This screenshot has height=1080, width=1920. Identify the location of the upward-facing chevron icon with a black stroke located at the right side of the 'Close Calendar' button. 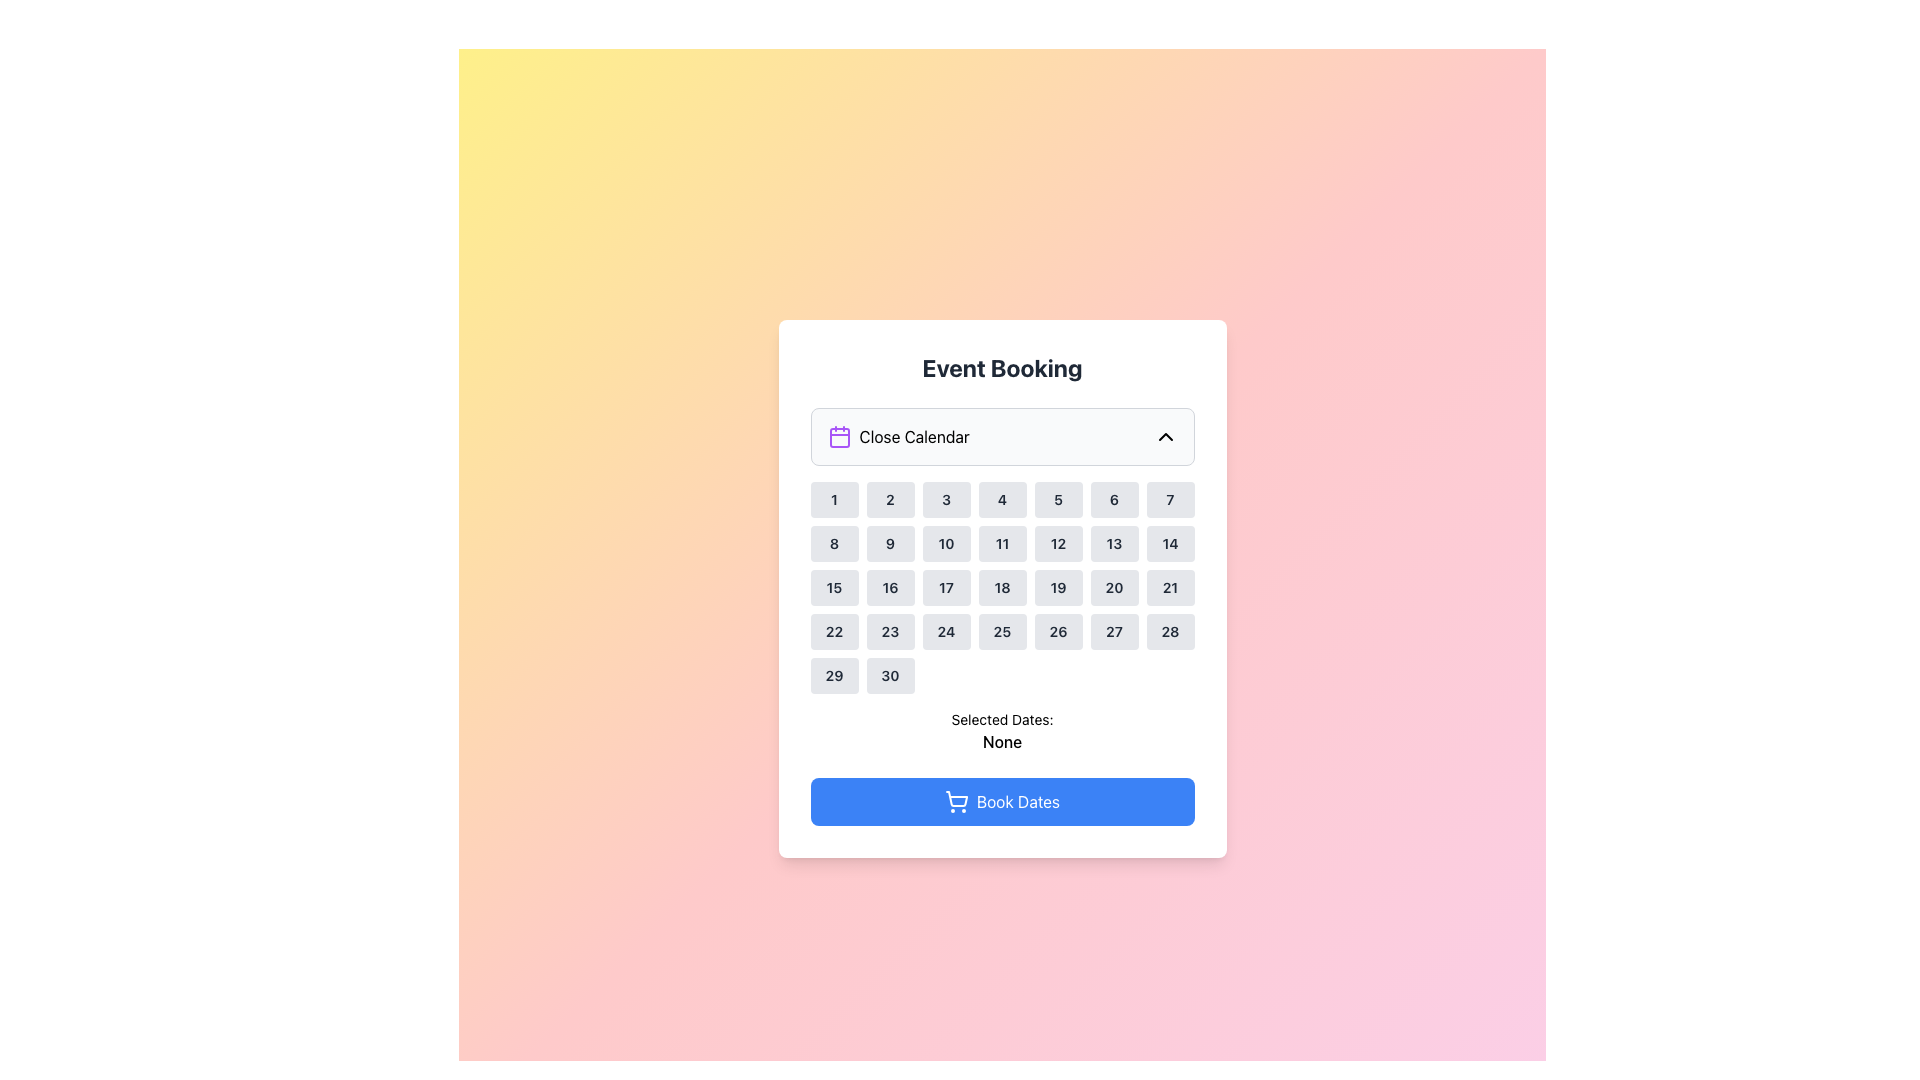
(1165, 435).